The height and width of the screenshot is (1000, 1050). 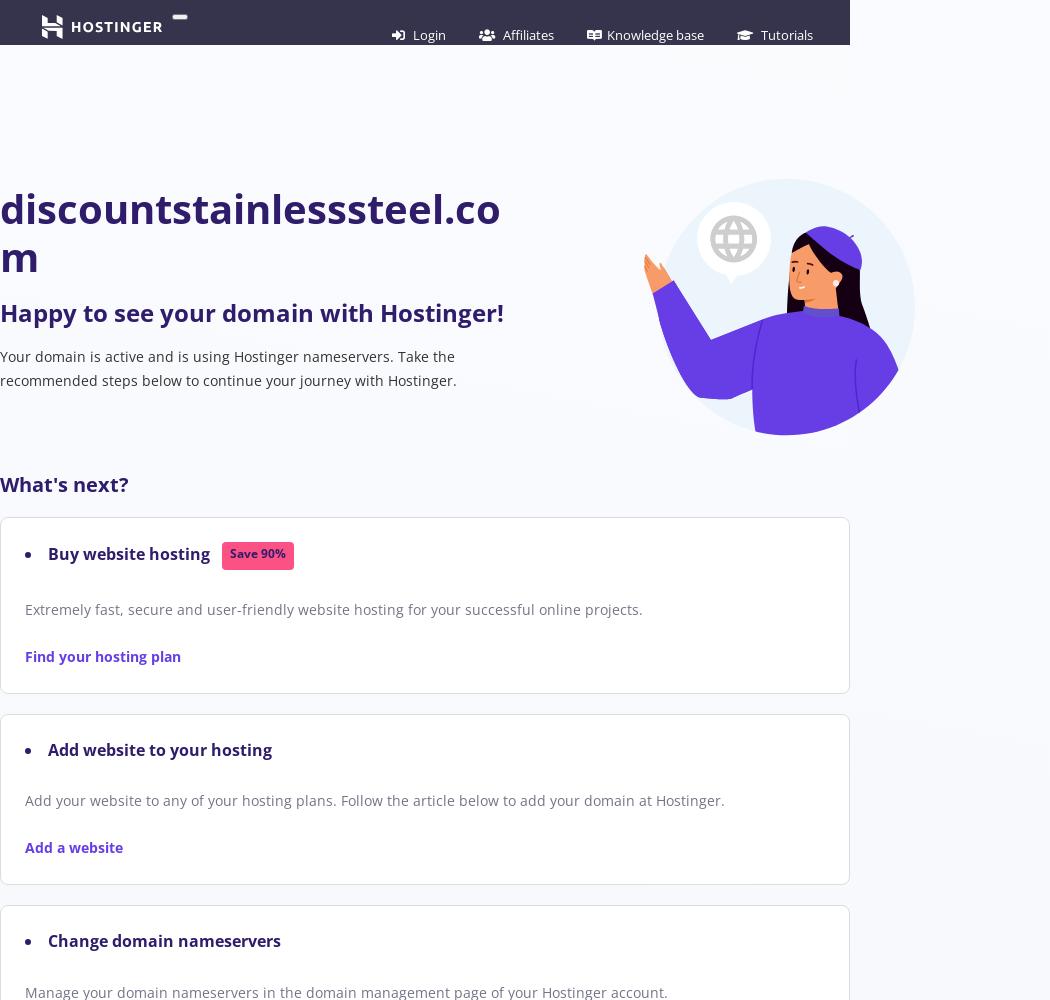 What do you see at coordinates (164, 940) in the screenshot?
I see `'Change domain nameservers'` at bounding box center [164, 940].